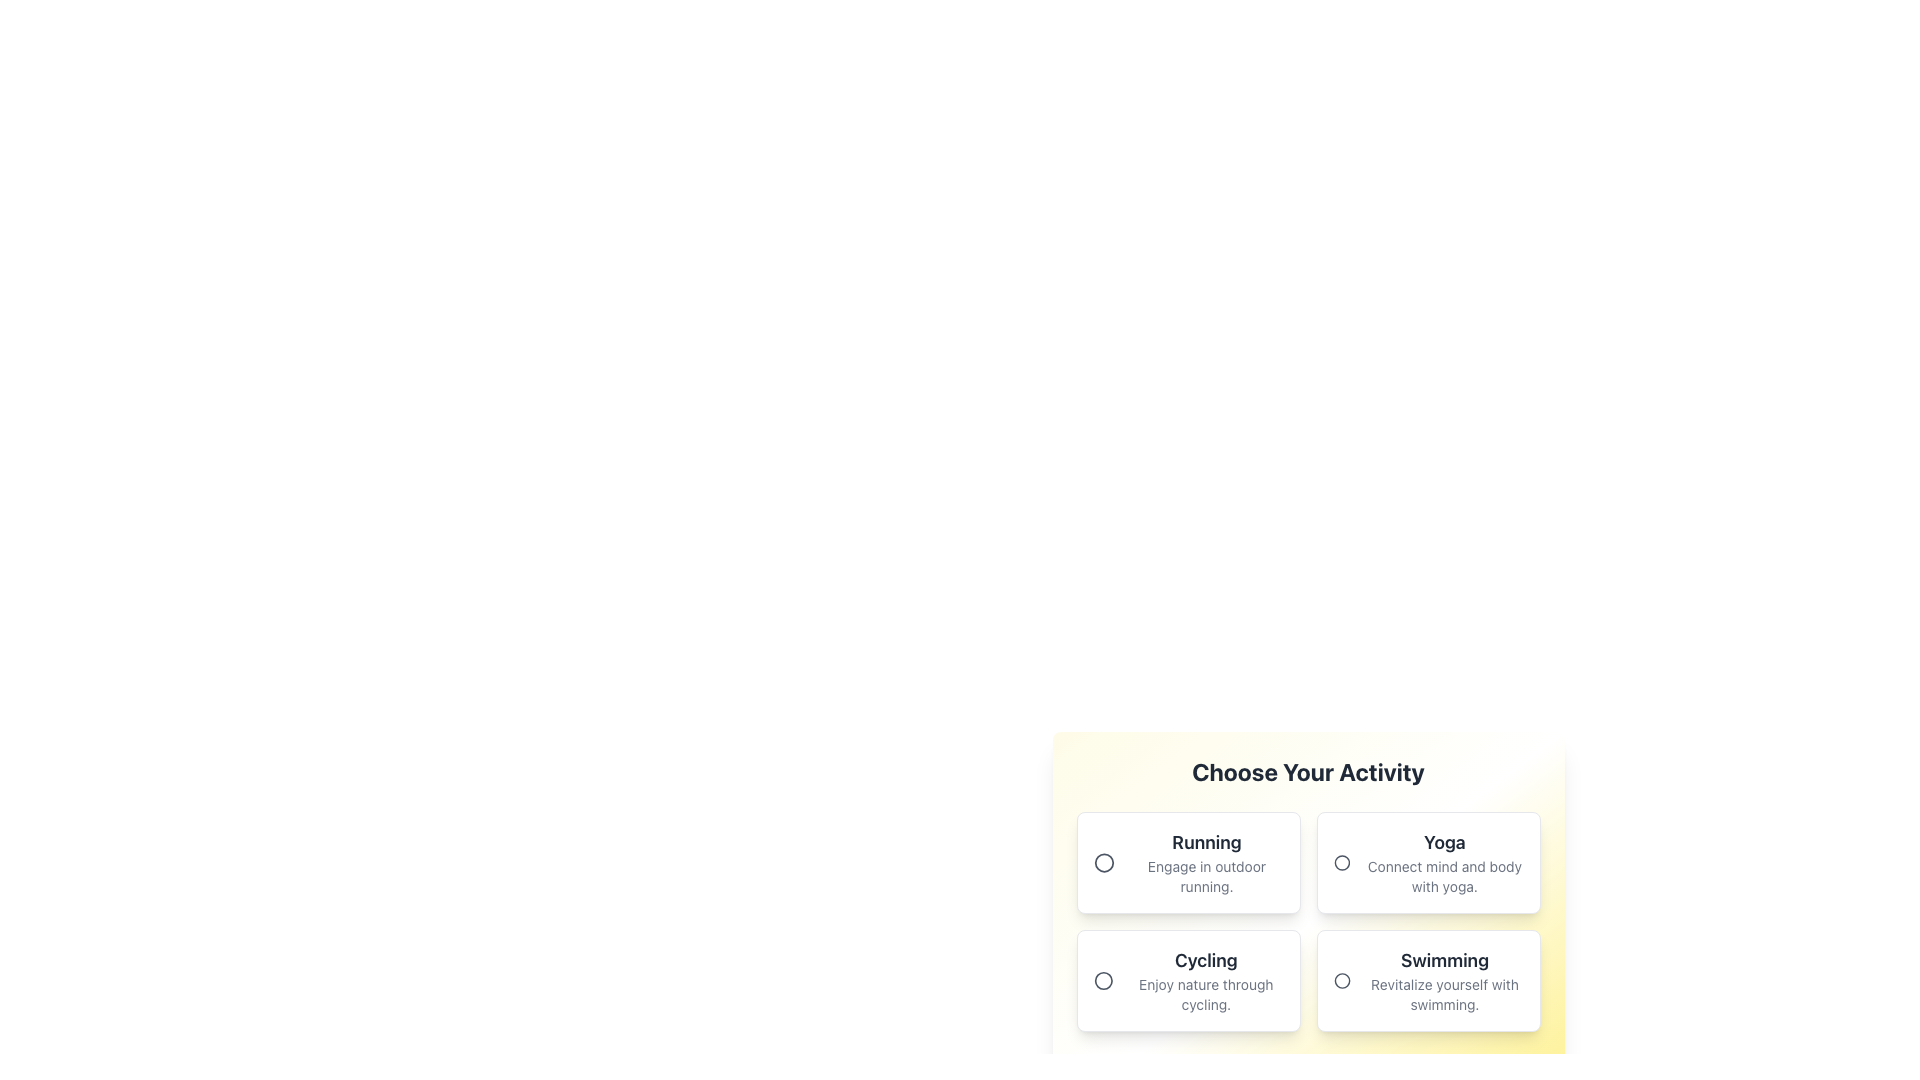 The height and width of the screenshot is (1080, 1920). What do you see at coordinates (1205, 862) in the screenshot?
I see `text block titled 'Running' with the description 'Engage in outdoor running.' located in the top-left interactive card of the grid layout` at bounding box center [1205, 862].